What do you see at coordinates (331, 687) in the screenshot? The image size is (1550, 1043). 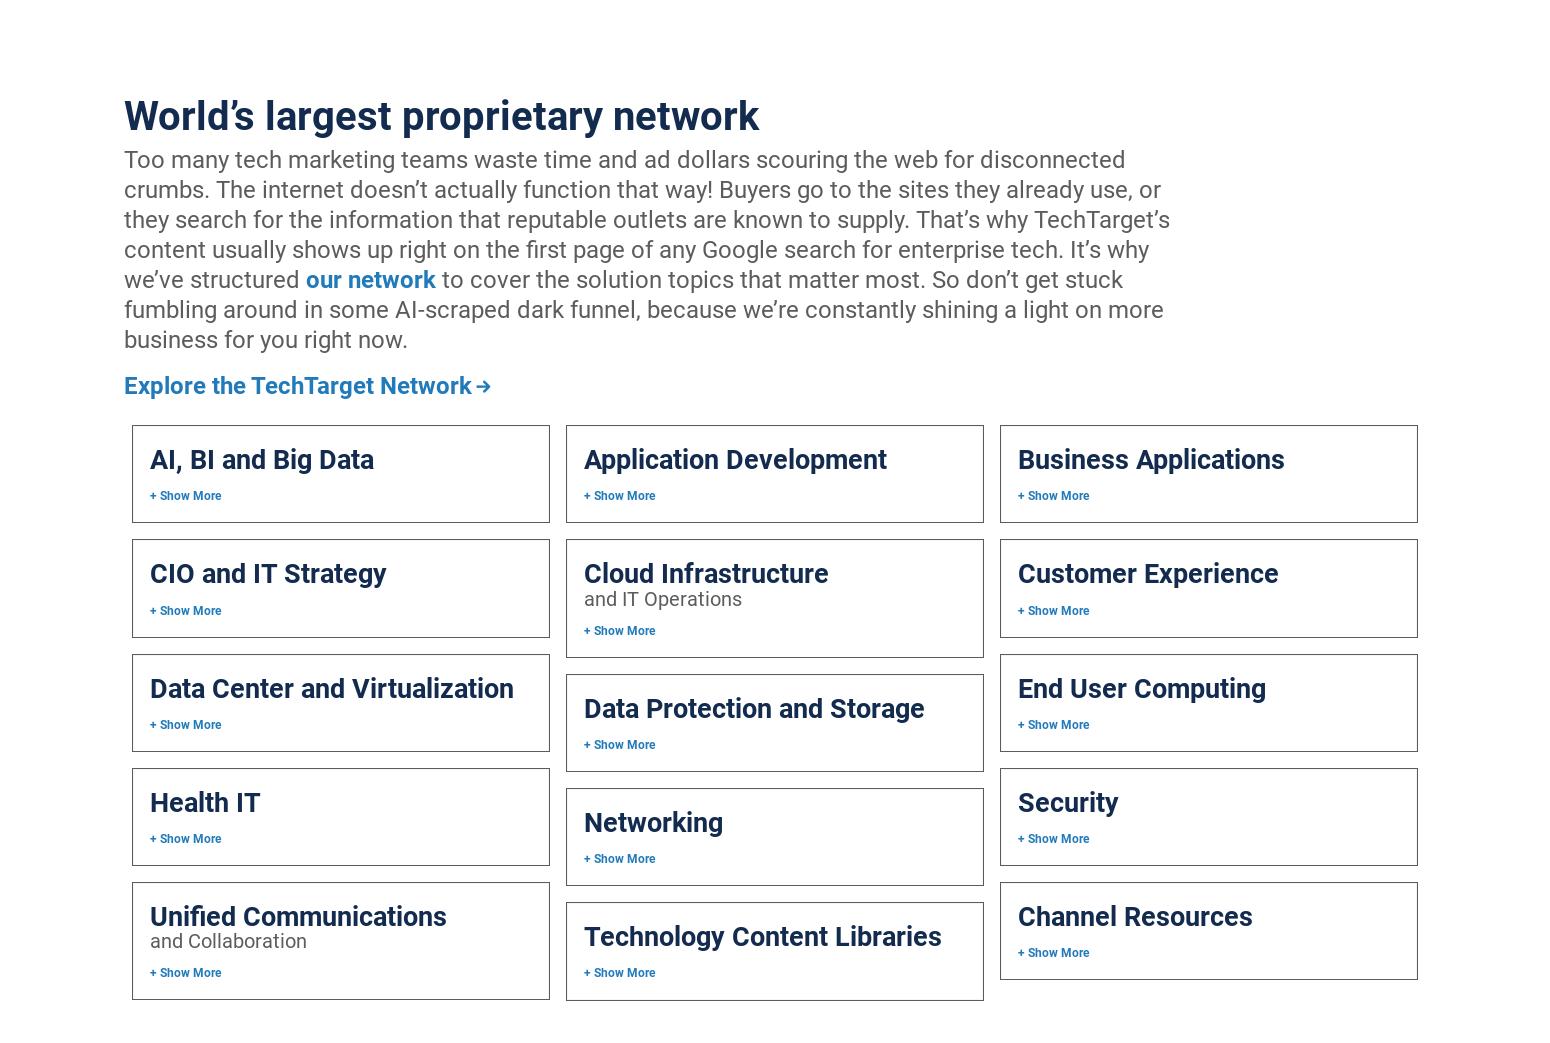 I see `'Data Center and Virtualization'` at bounding box center [331, 687].